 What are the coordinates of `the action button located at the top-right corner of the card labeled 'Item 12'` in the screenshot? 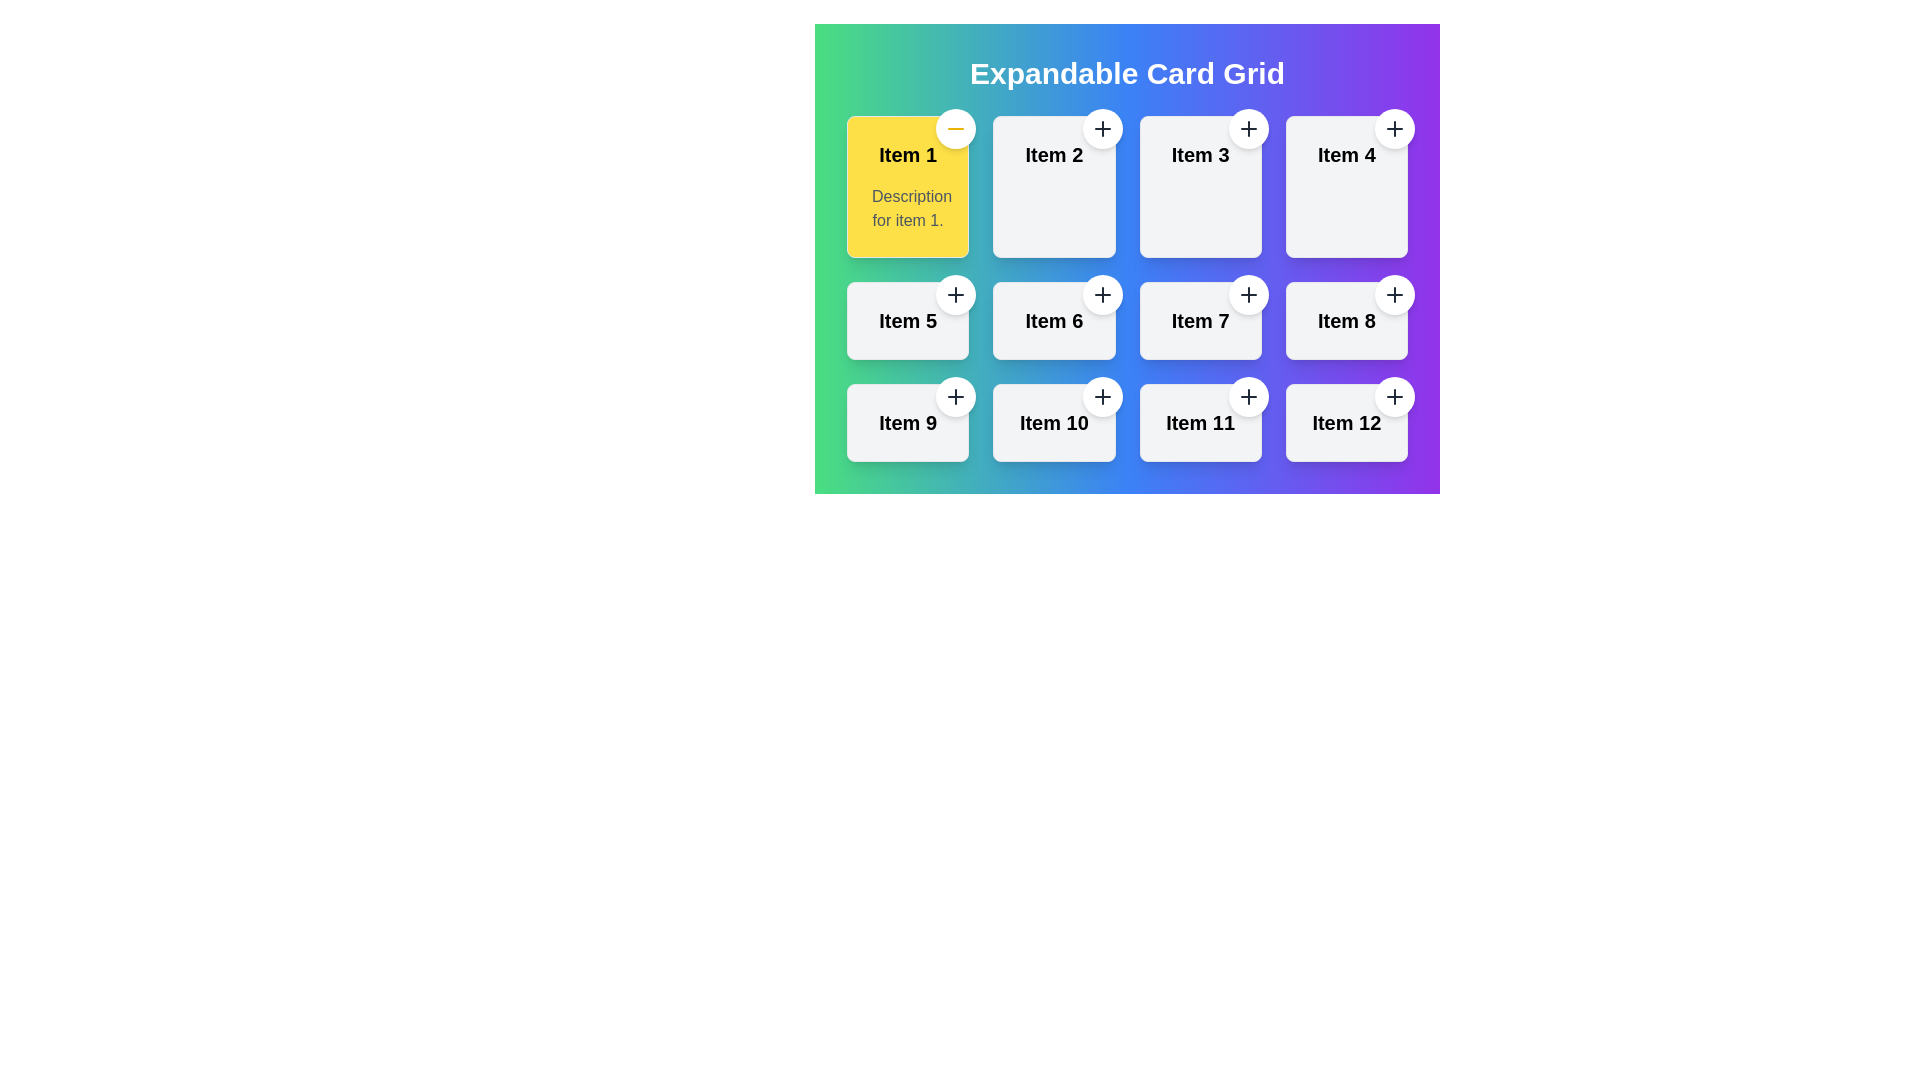 It's located at (1394, 397).